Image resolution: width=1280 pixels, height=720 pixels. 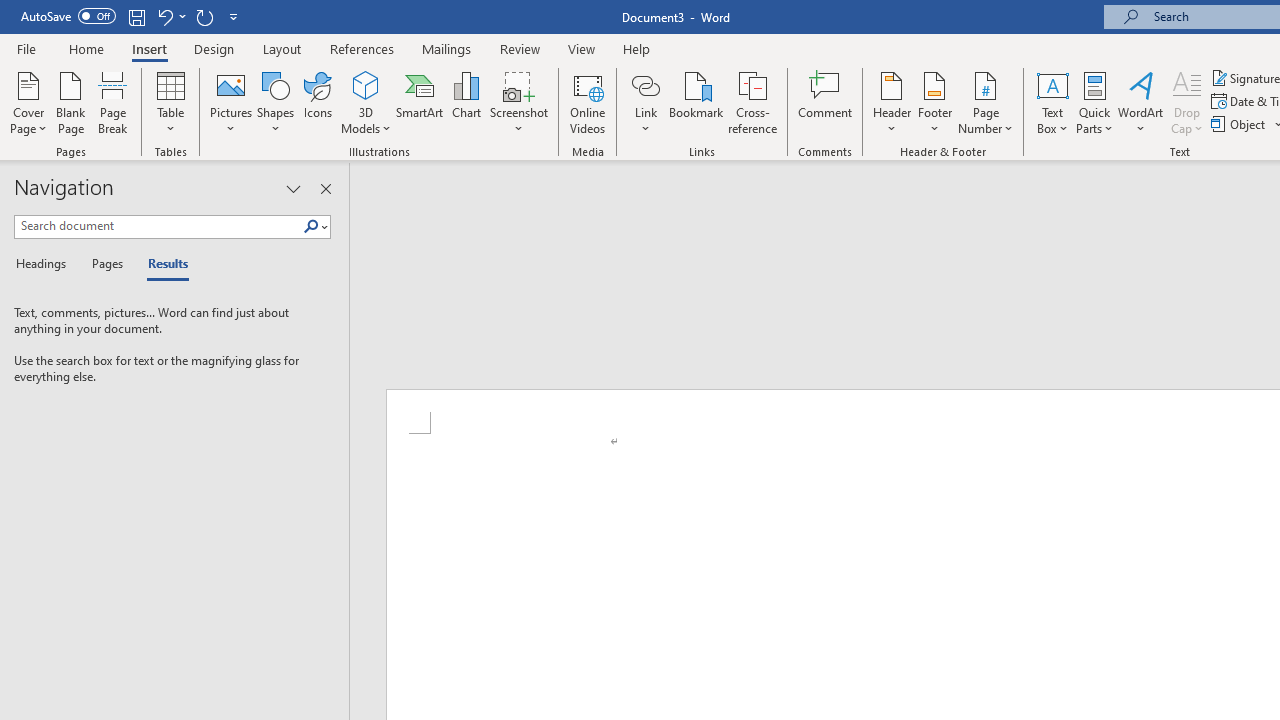 What do you see at coordinates (310, 226) in the screenshot?
I see `'Search'` at bounding box center [310, 226].